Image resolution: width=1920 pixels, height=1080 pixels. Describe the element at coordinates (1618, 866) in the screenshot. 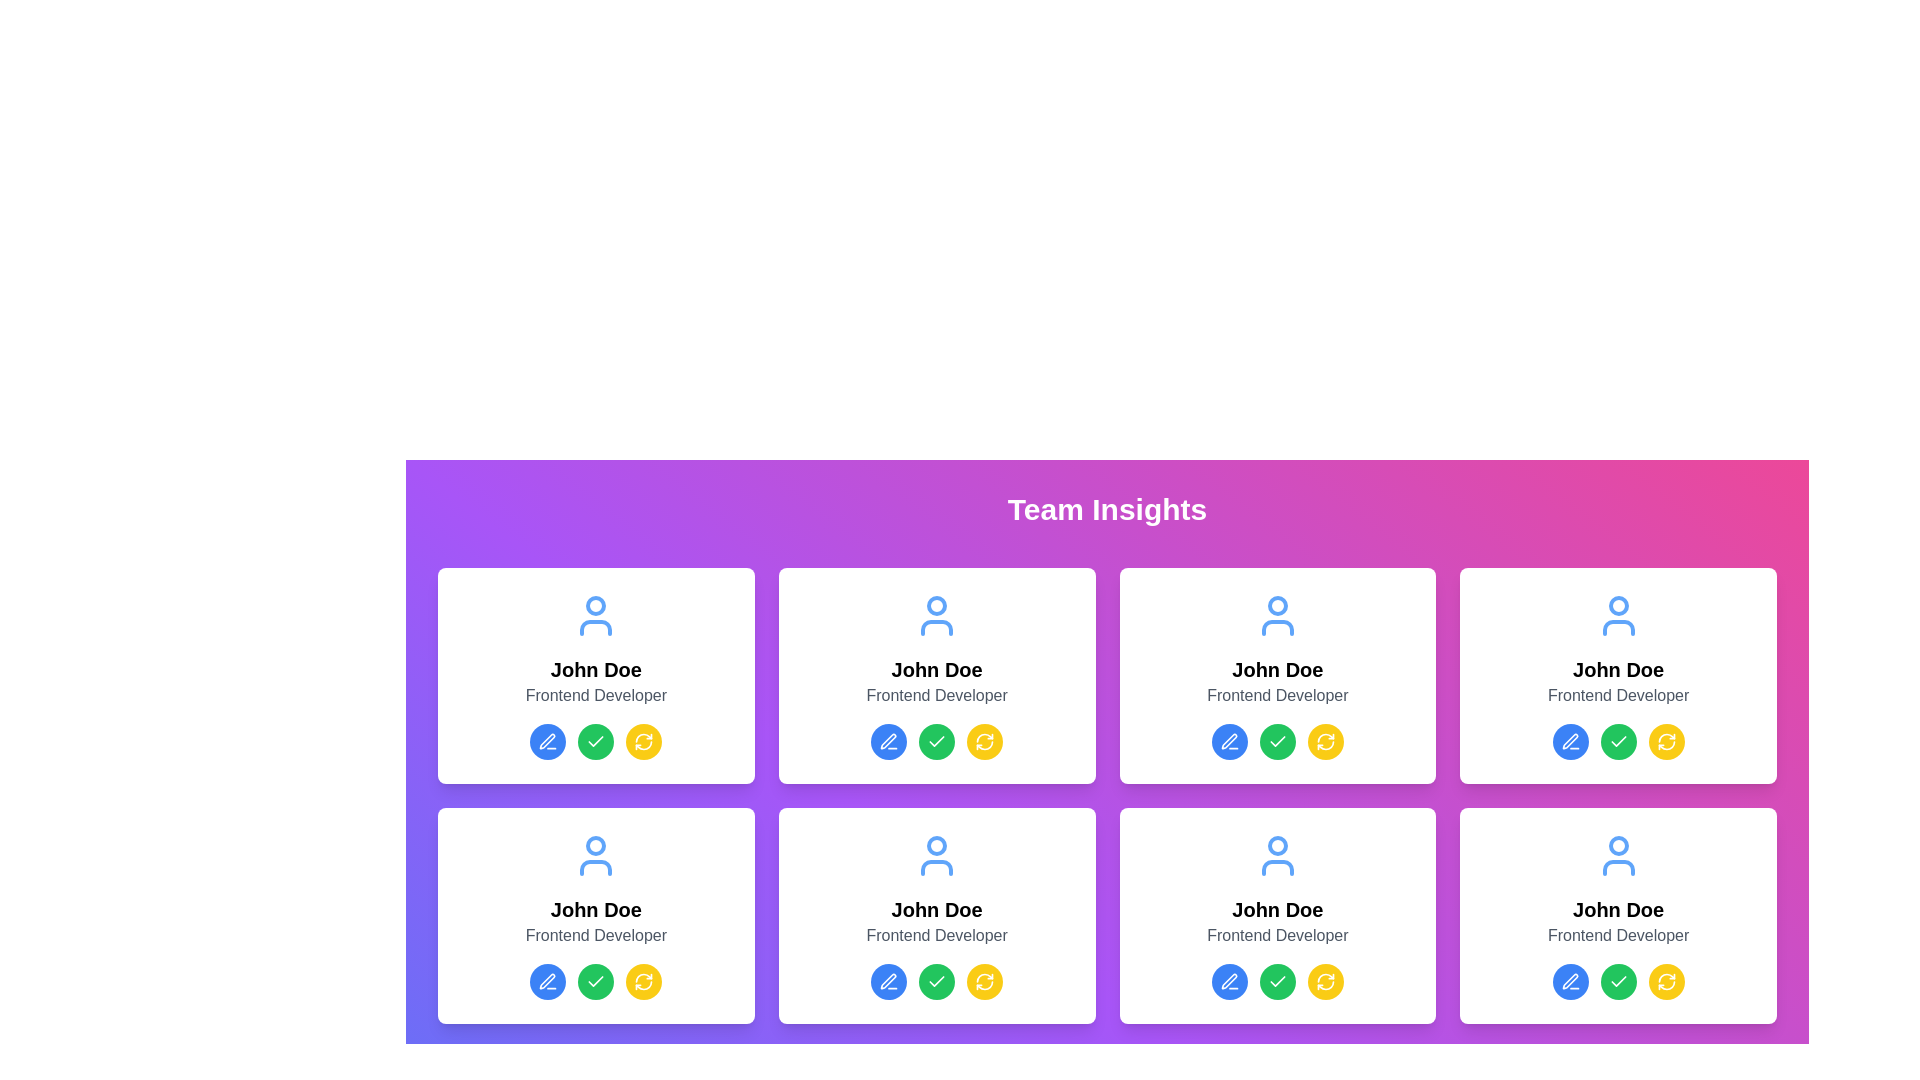

I see `the lower half of the user icon in the fourth card of the second row in the grid` at that location.